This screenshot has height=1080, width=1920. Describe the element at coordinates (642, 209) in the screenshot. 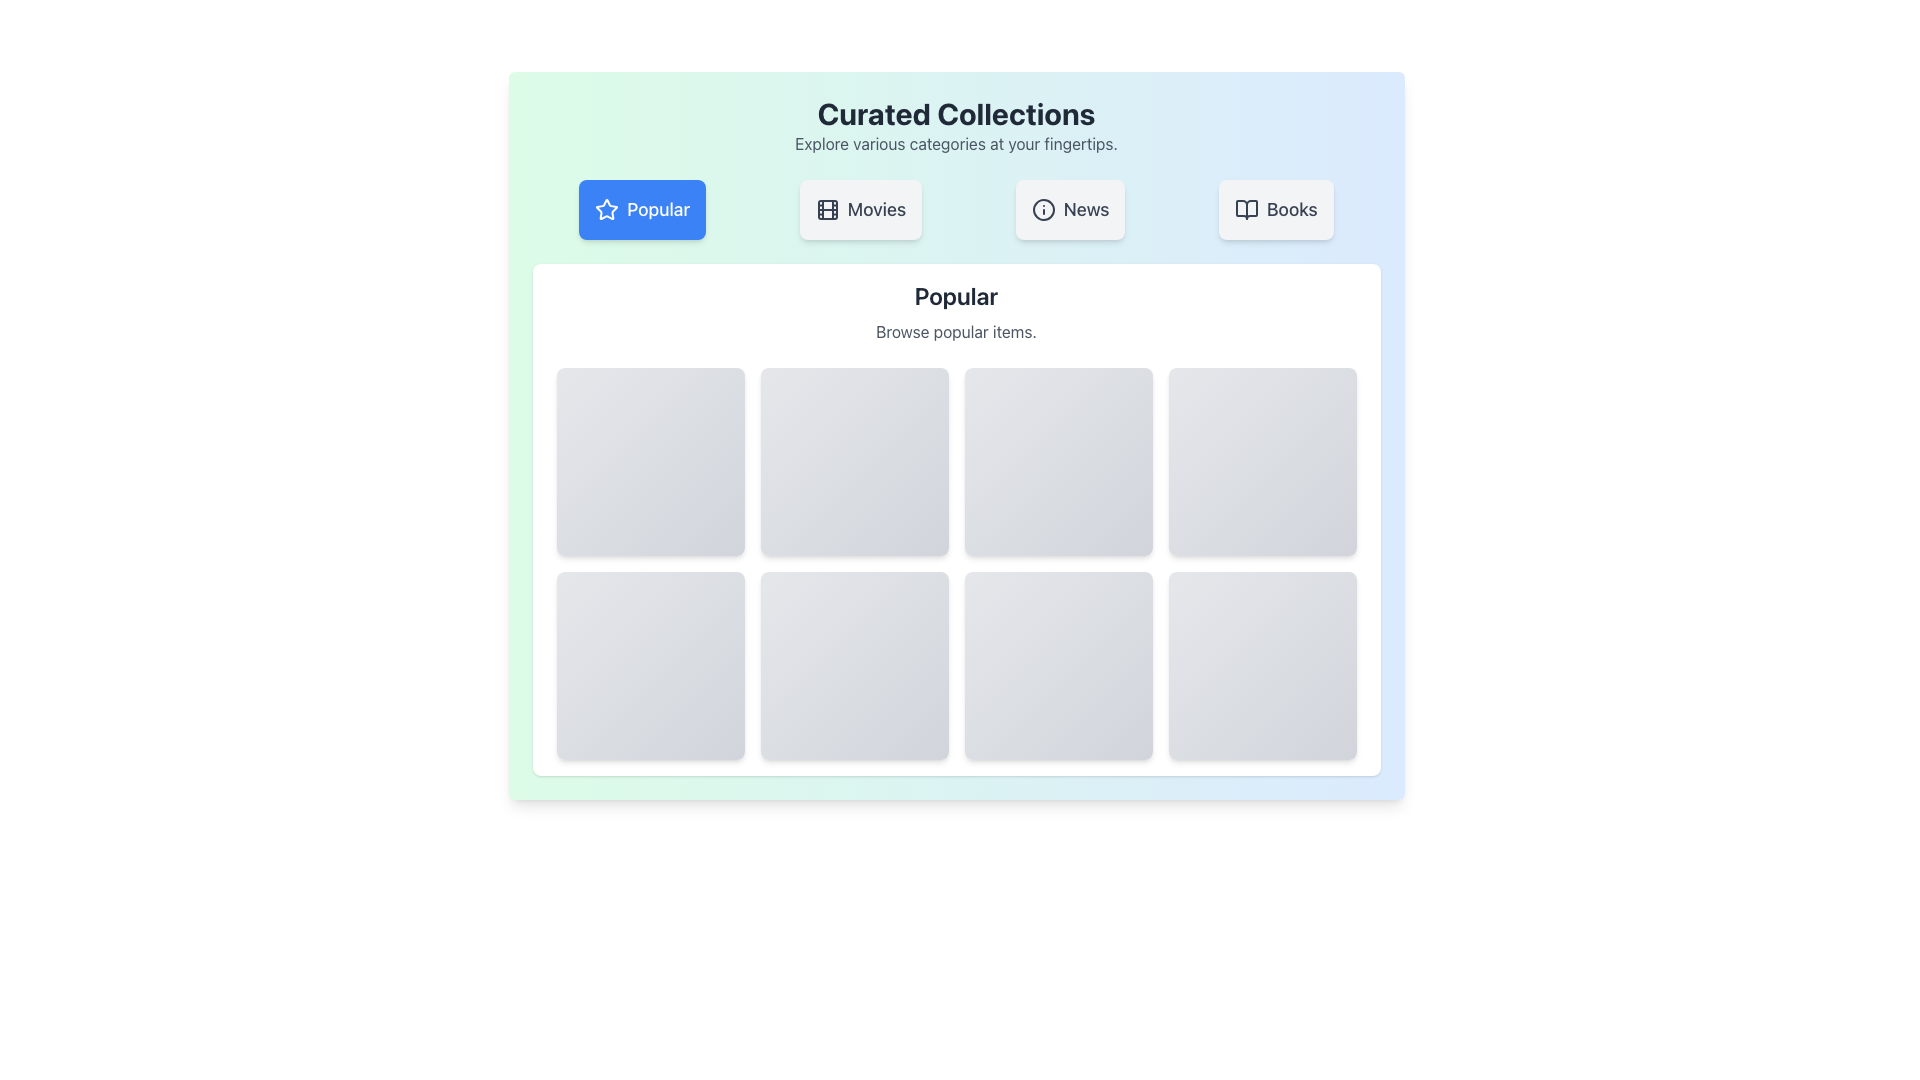

I see `the 'Popular' button located at the far left of the horizontal group of buttons under 'Curated Collections'` at that location.